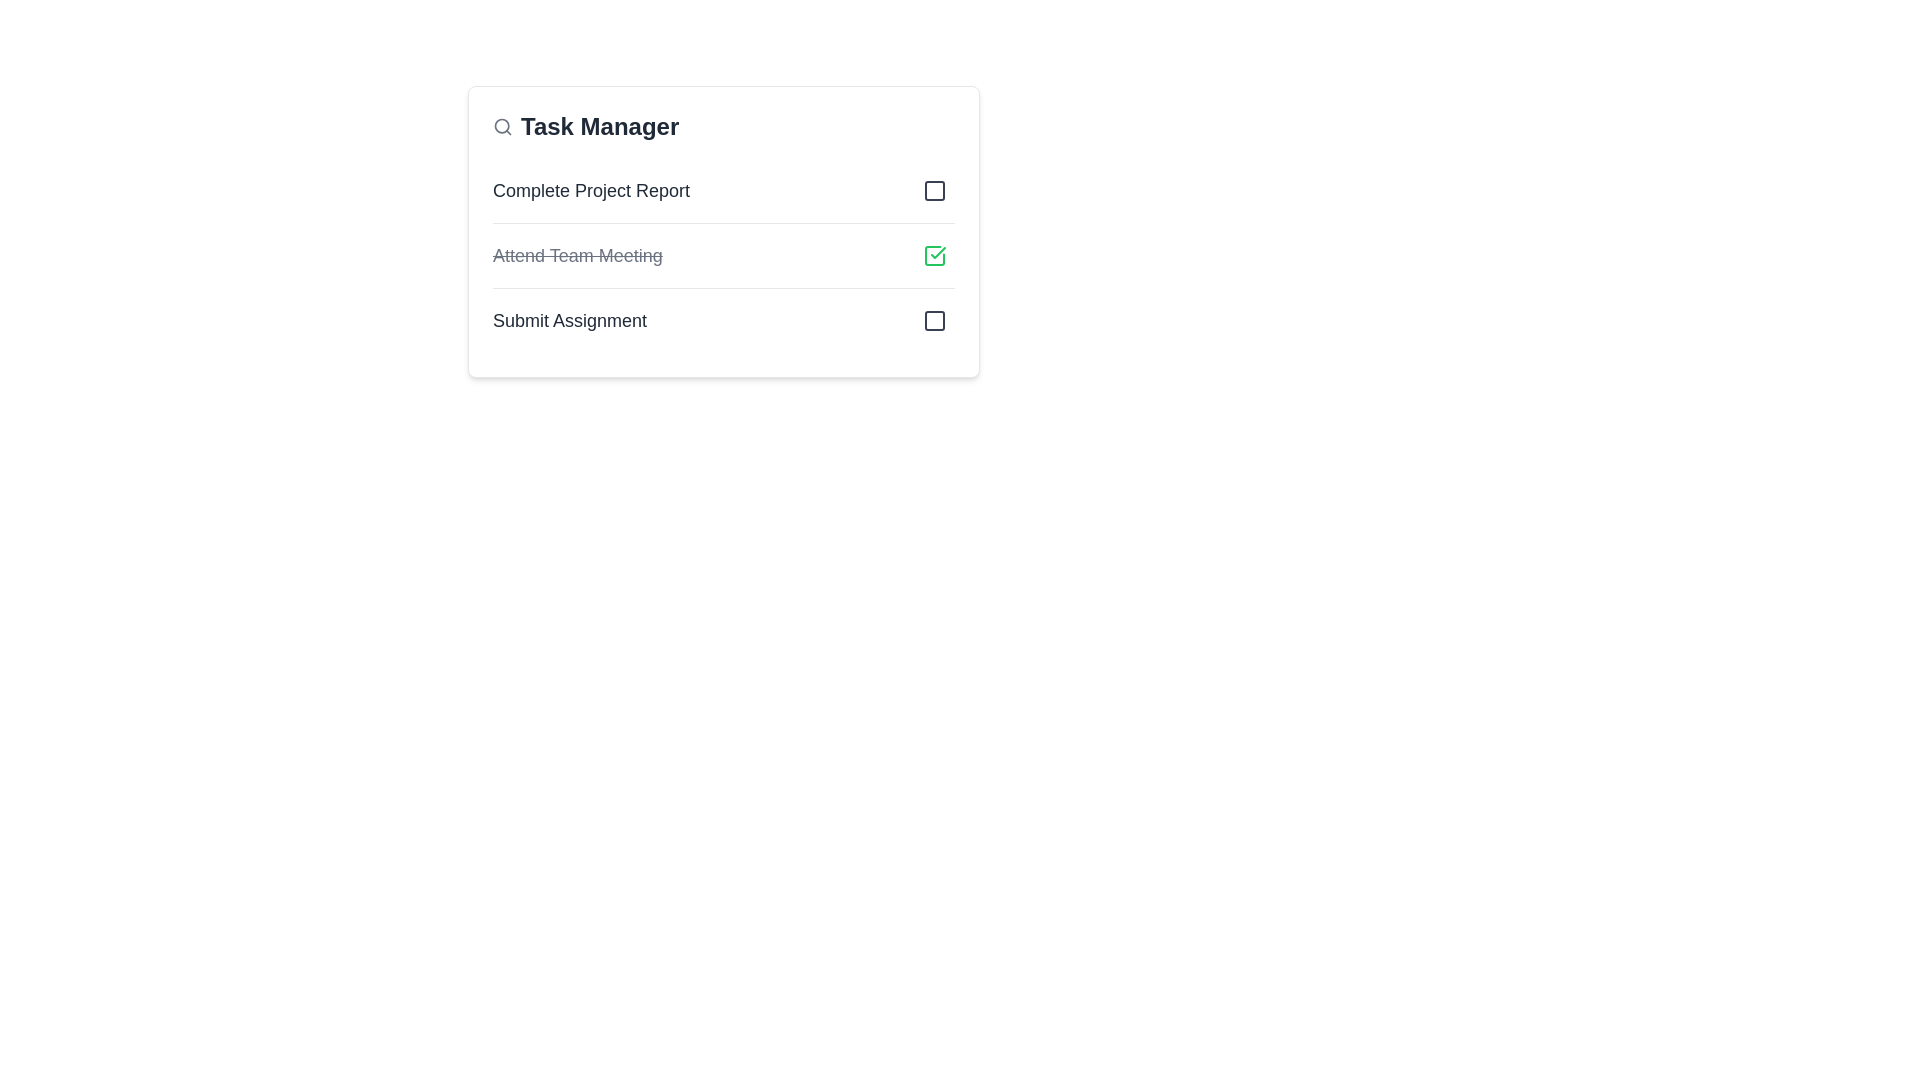 This screenshot has width=1920, height=1080. What do you see at coordinates (934, 191) in the screenshot?
I see `the button located at the far right end of the first item in the vertical task list layout, adjacent to the 'Complete Project Report' text` at bounding box center [934, 191].